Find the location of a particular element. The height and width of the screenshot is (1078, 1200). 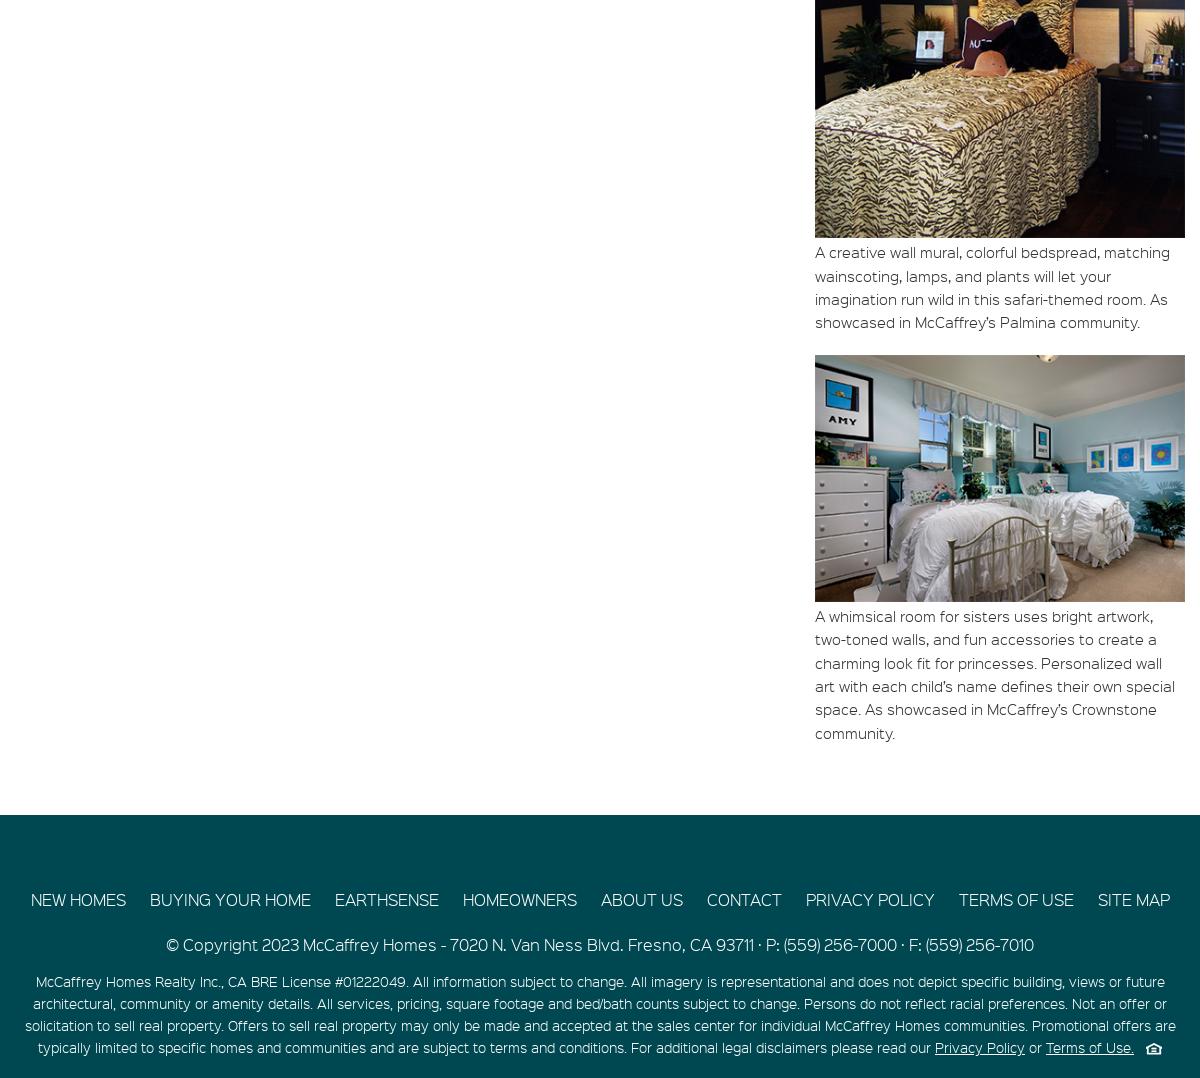

'McCaffrey Homes Realty Inc., CA BRE License #01222049. All information subject to change. All imagery is representational and does not depict specific building, views or future architectural, community or amenity details. All services, pricing, square footage and bed/bath counts subject to change. Persons do not reflect racial preferences. Not an offer or solicitation to sell real property. Offers to sell real property may only be made and accepted at the sales center for individual McCaffrey Homes communities. Promotional offers are typically limited to specific homes and communities and are subject to terms and conditions. For additional legal disclaimers please read our' is located at coordinates (598, 1012).